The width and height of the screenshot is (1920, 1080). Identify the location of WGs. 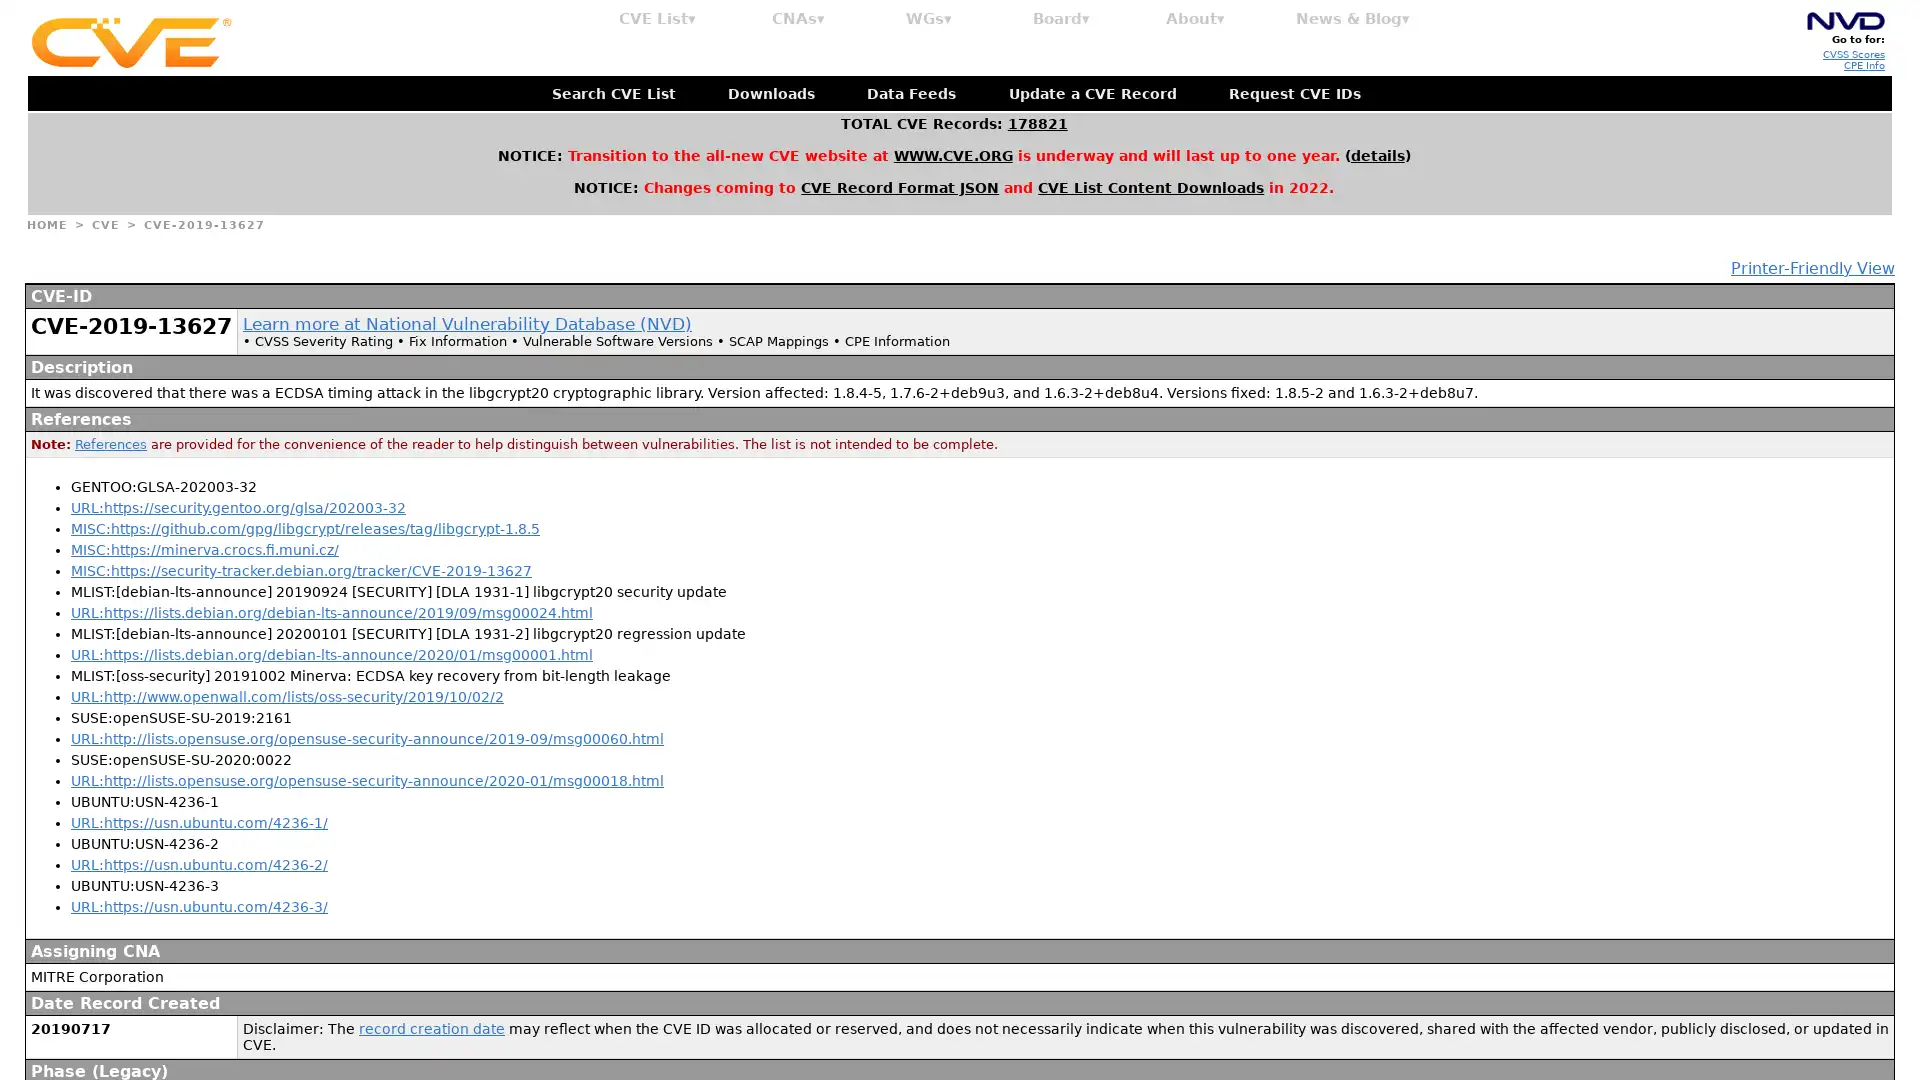
(928, 19).